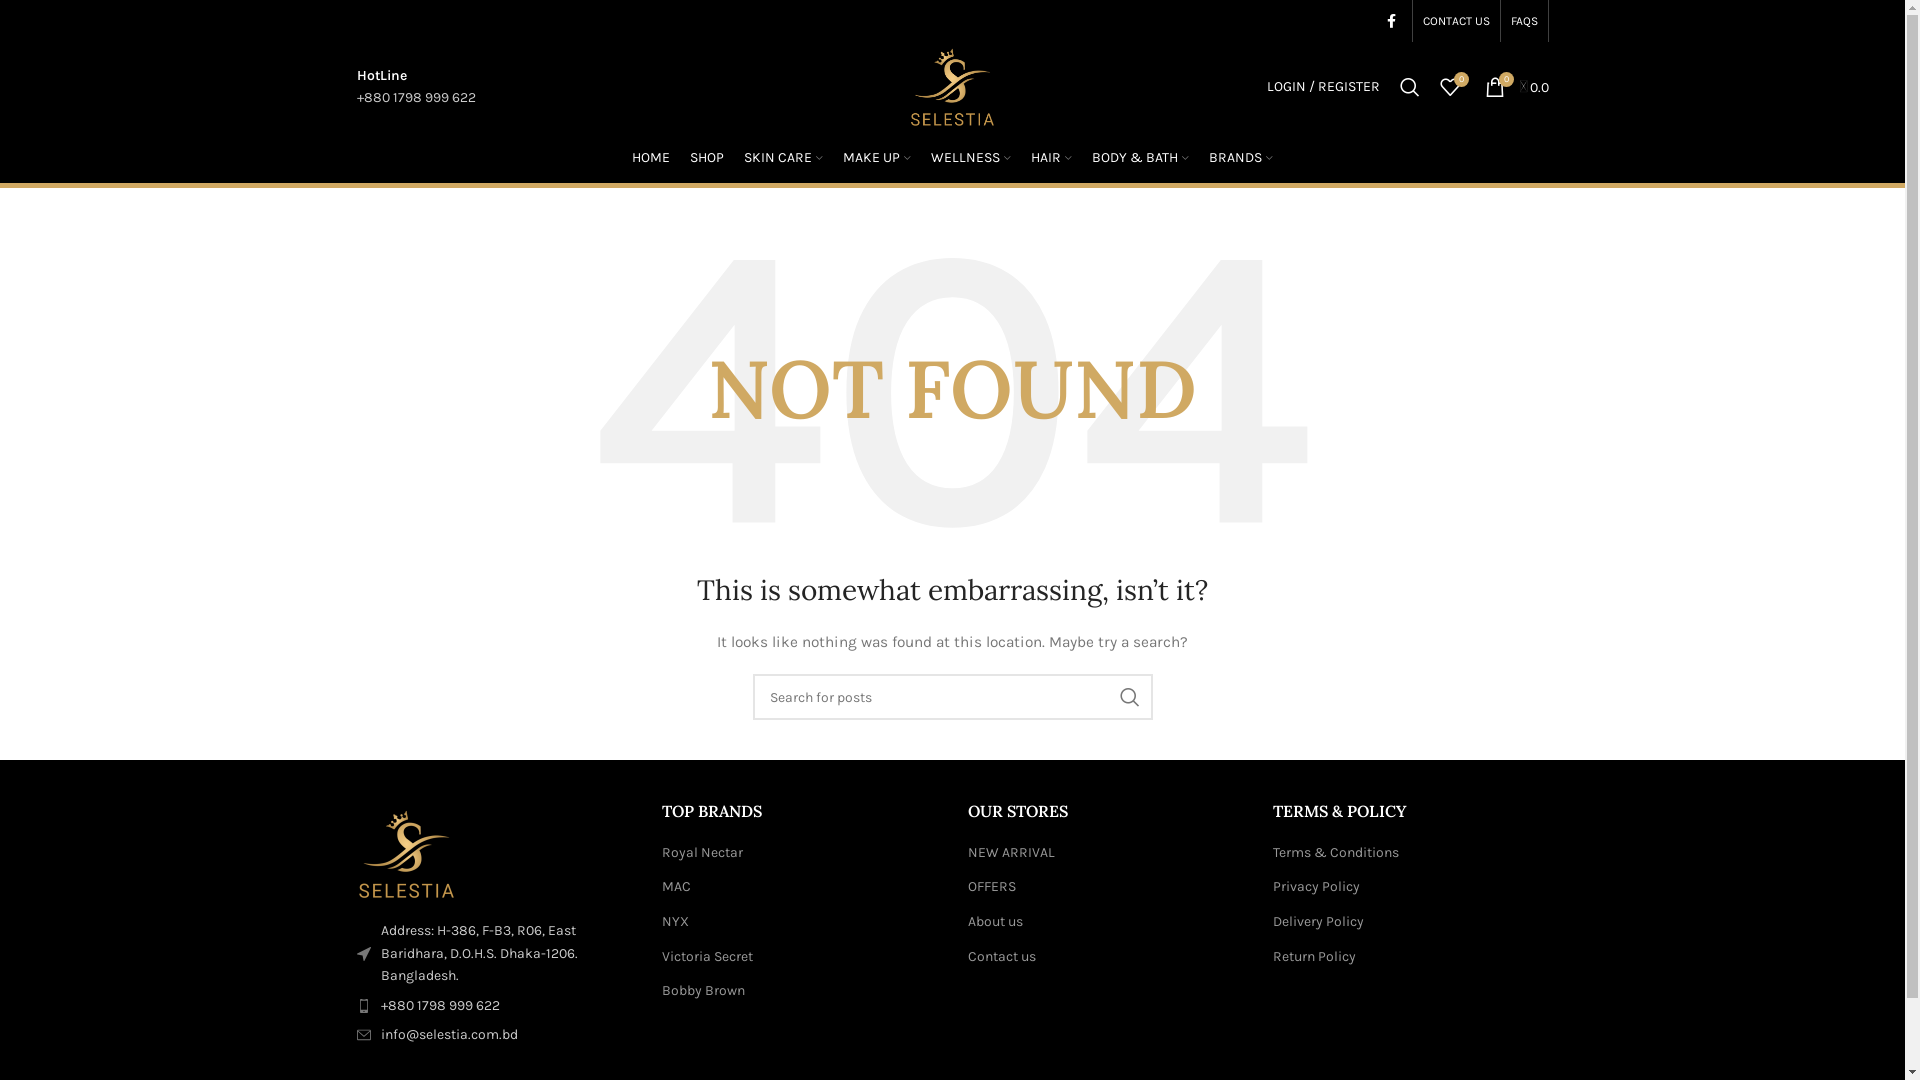  Describe the element at coordinates (1003, 955) in the screenshot. I see `'Contact us'` at that location.